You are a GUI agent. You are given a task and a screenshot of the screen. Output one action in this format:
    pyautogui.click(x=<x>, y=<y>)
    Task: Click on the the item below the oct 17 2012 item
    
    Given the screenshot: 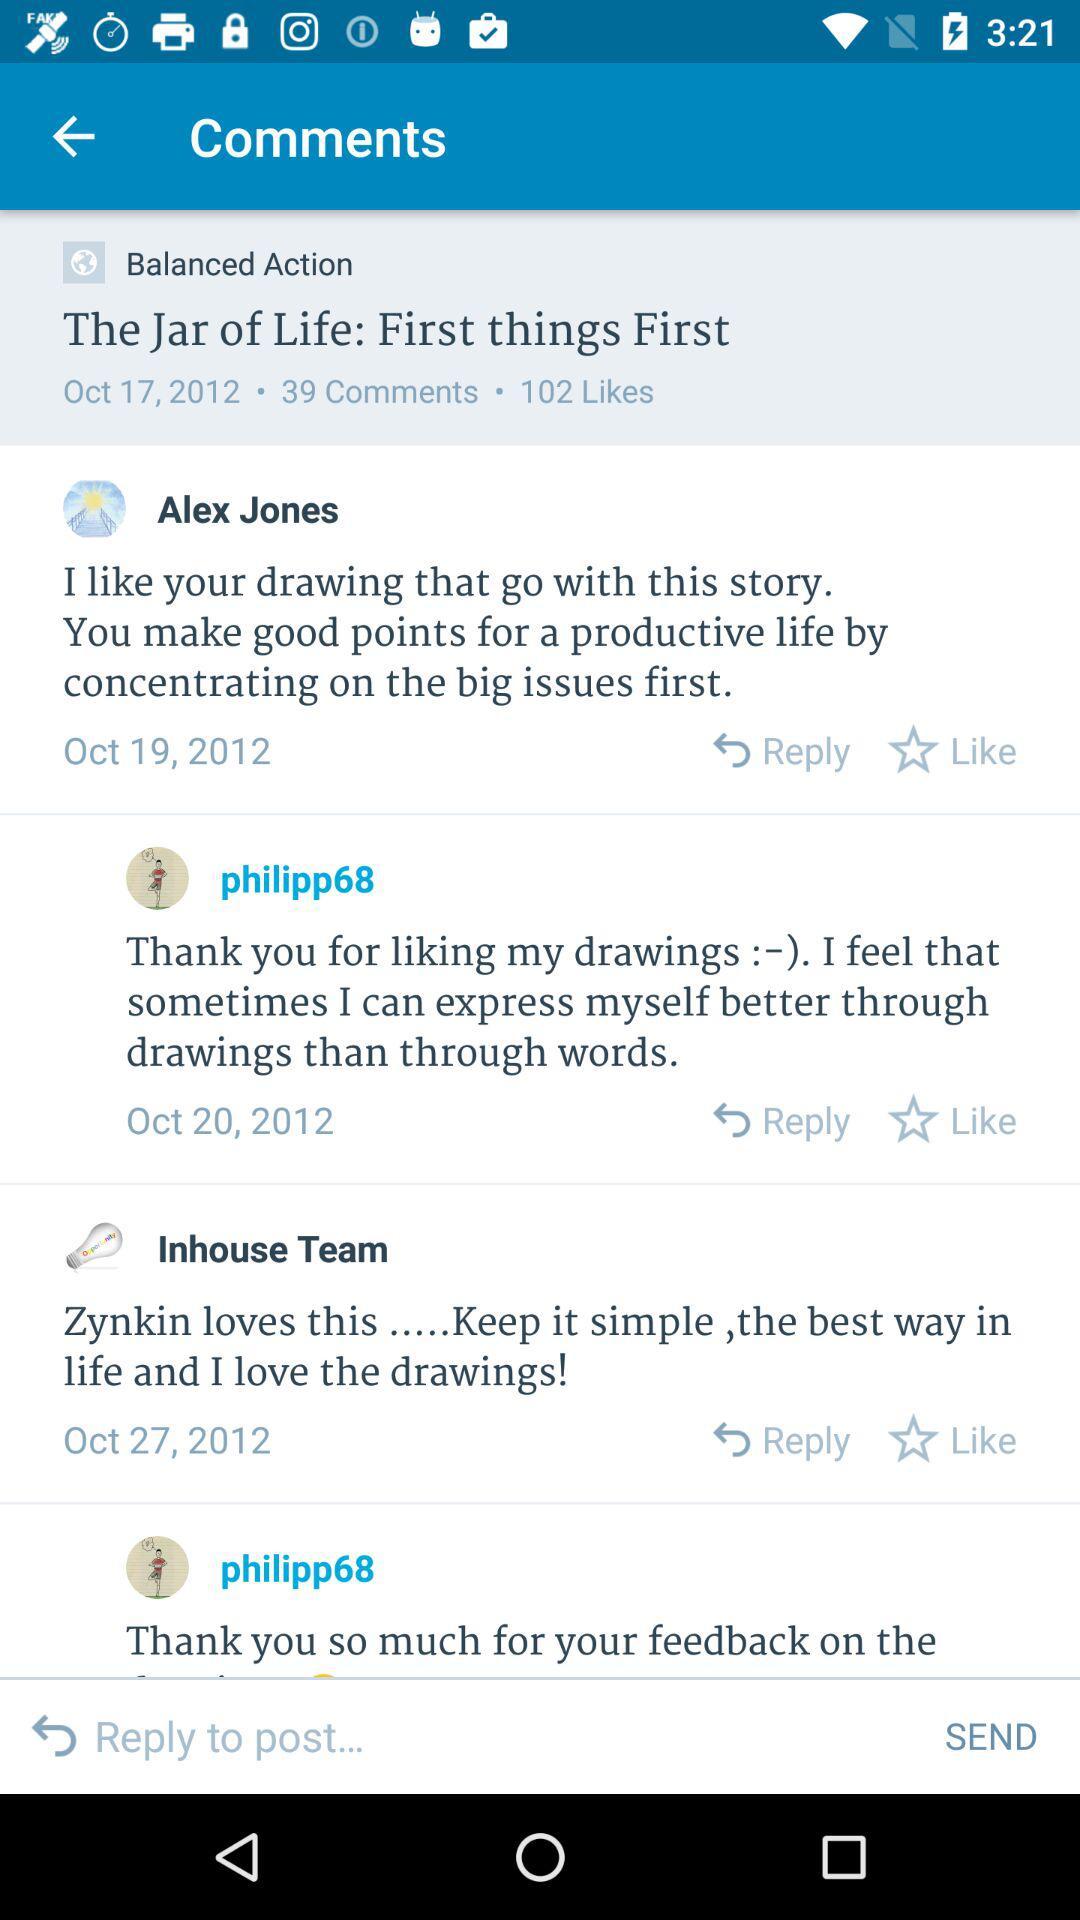 What is the action you would take?
    pyautogui.click(x=247, y=508)
    